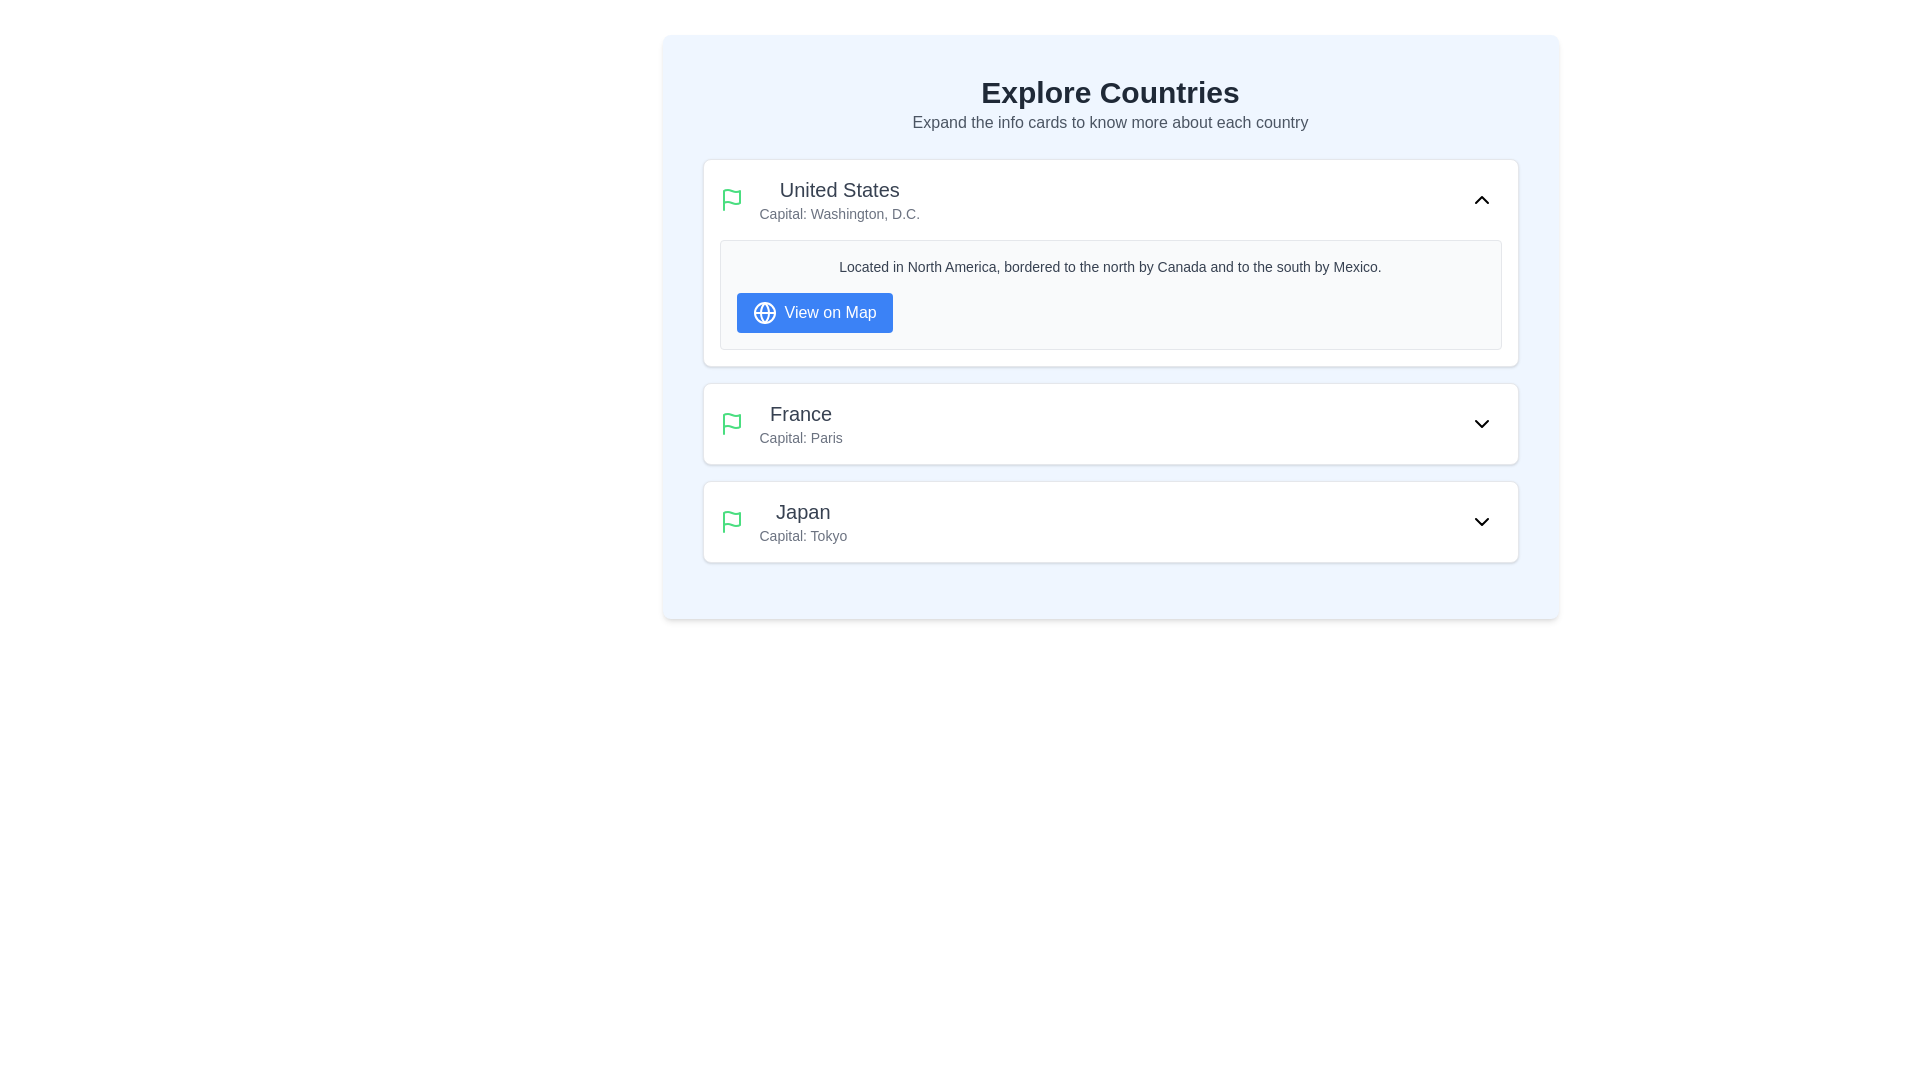 Image resolution: width=1920 pixels, height=1080 pixels. Describe the element at coordinates (730, 196) in the screenshot. I see `the SVG flag illustration representing the United States, located at the top-left corner of the United States card section, adjacent to the title 'United States'` at that location.